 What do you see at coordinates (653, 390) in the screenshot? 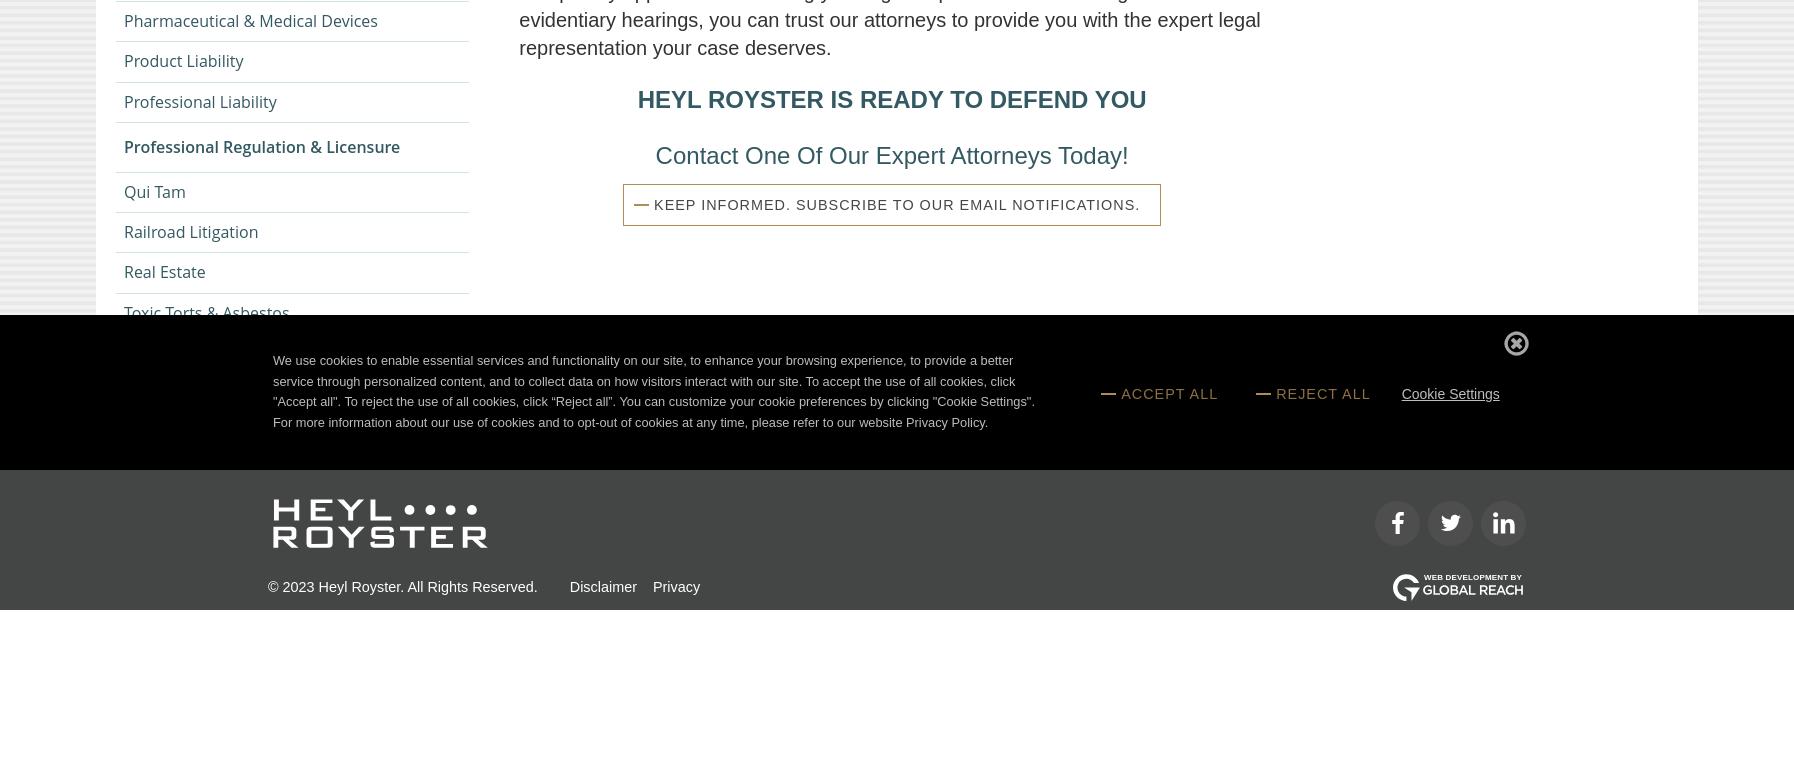
I see `'We use cookies to enable essential services and functionality on our site, to enhance your browsing experience, to provide a better service through personalized content, and to collect data on how visitors interact with our site. To accept the use of all cookies, click "Accept all". To reject the use of all cookies, click “Reject all”. You can customize your cookie preferences by clicking "Cookie Settings". For more information about our use of cookies and to opt-out of cookies at any time, please refer to our website Privacy Policy.'` at bounding box center [653, 390].